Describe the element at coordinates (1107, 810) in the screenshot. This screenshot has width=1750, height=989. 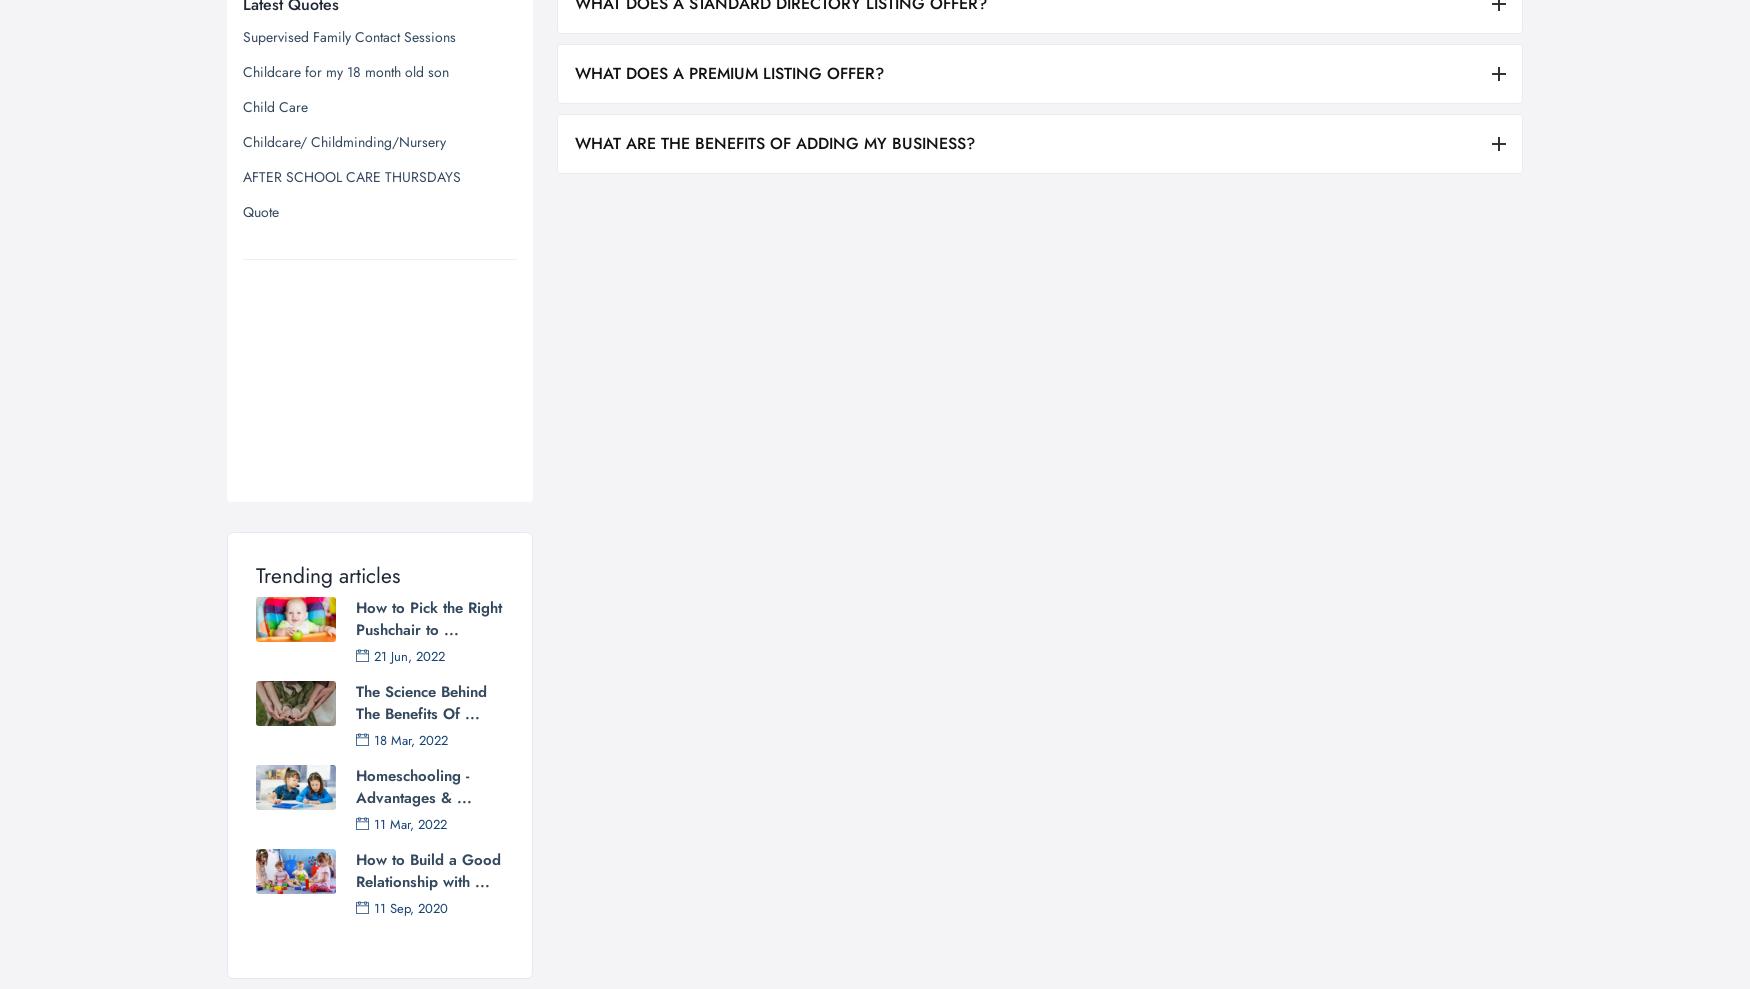
I see `'FAQ'` at that location.